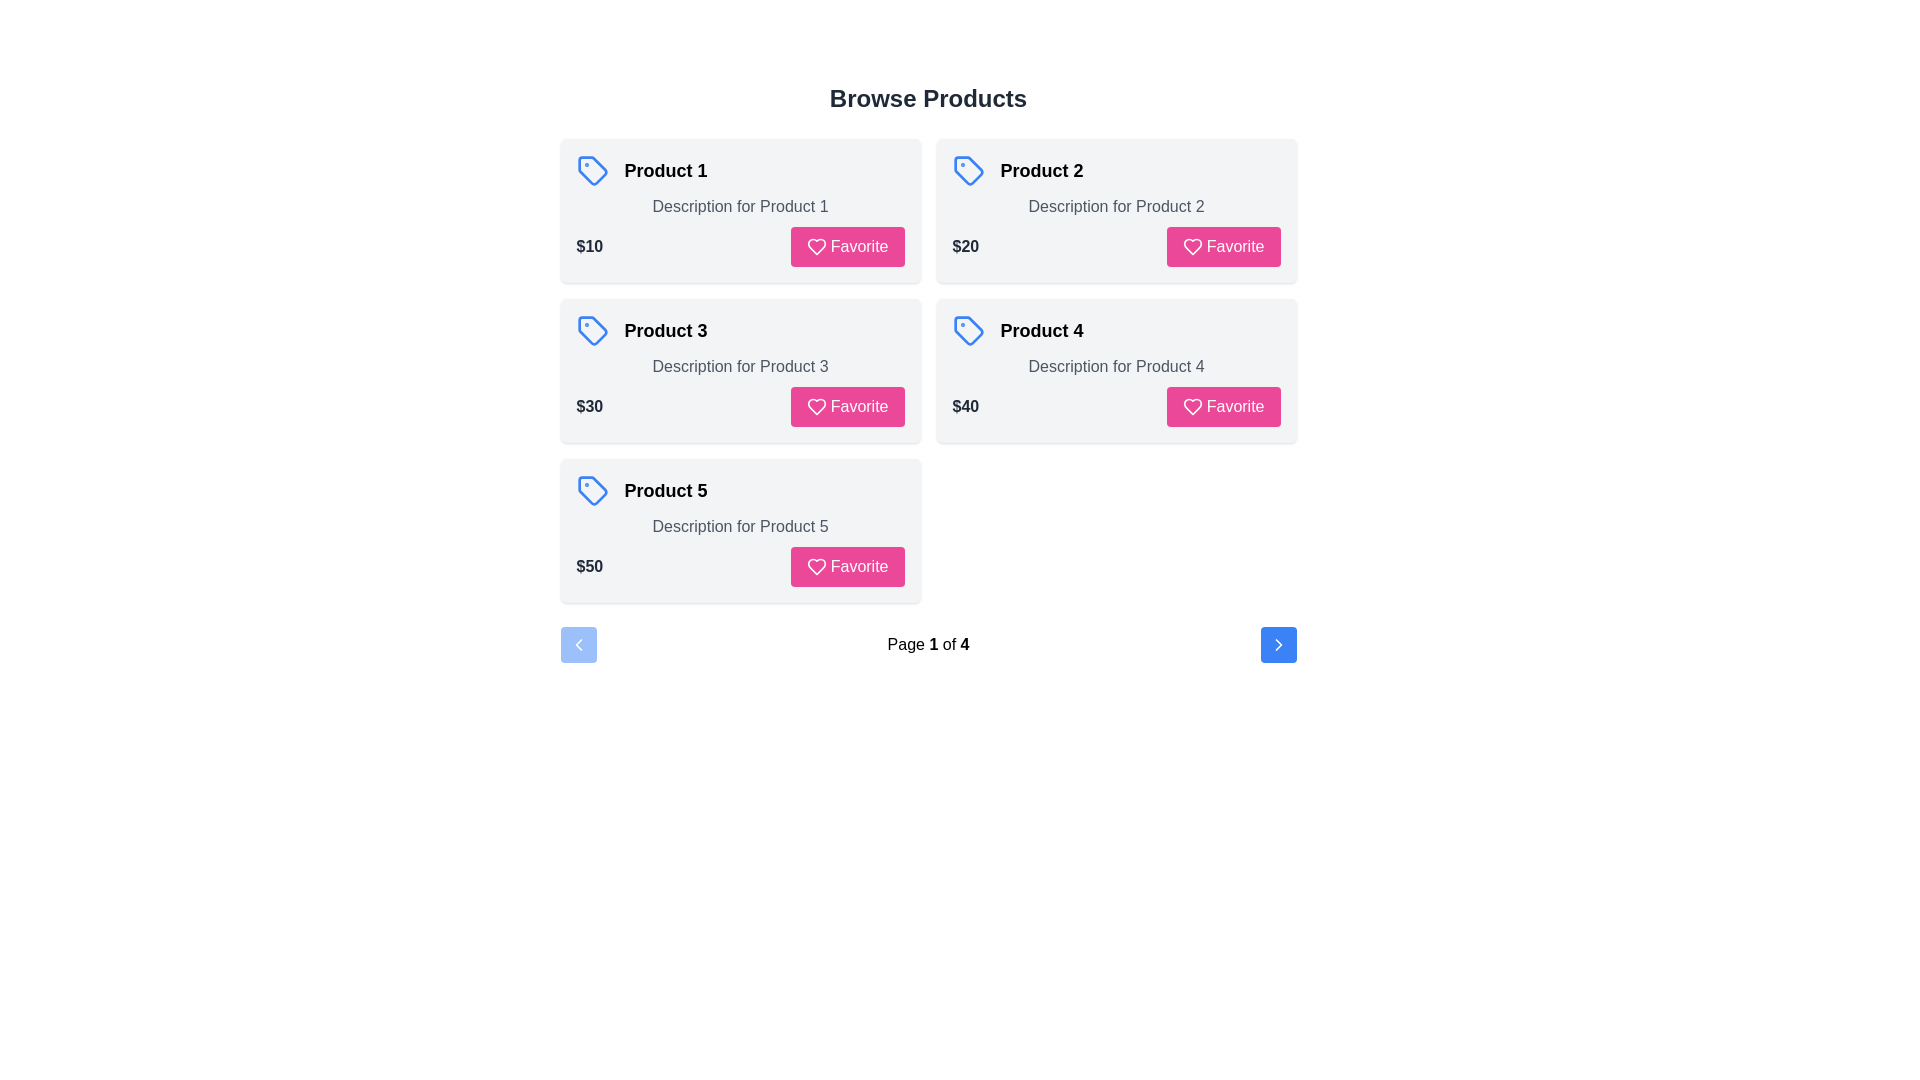  Describe the element at coordinates (1222, 245) in the screenshot. I see `the favorite button located at the bottom right corner of the 'Product 2' card, adjacent to the price text '$20'` at that location.